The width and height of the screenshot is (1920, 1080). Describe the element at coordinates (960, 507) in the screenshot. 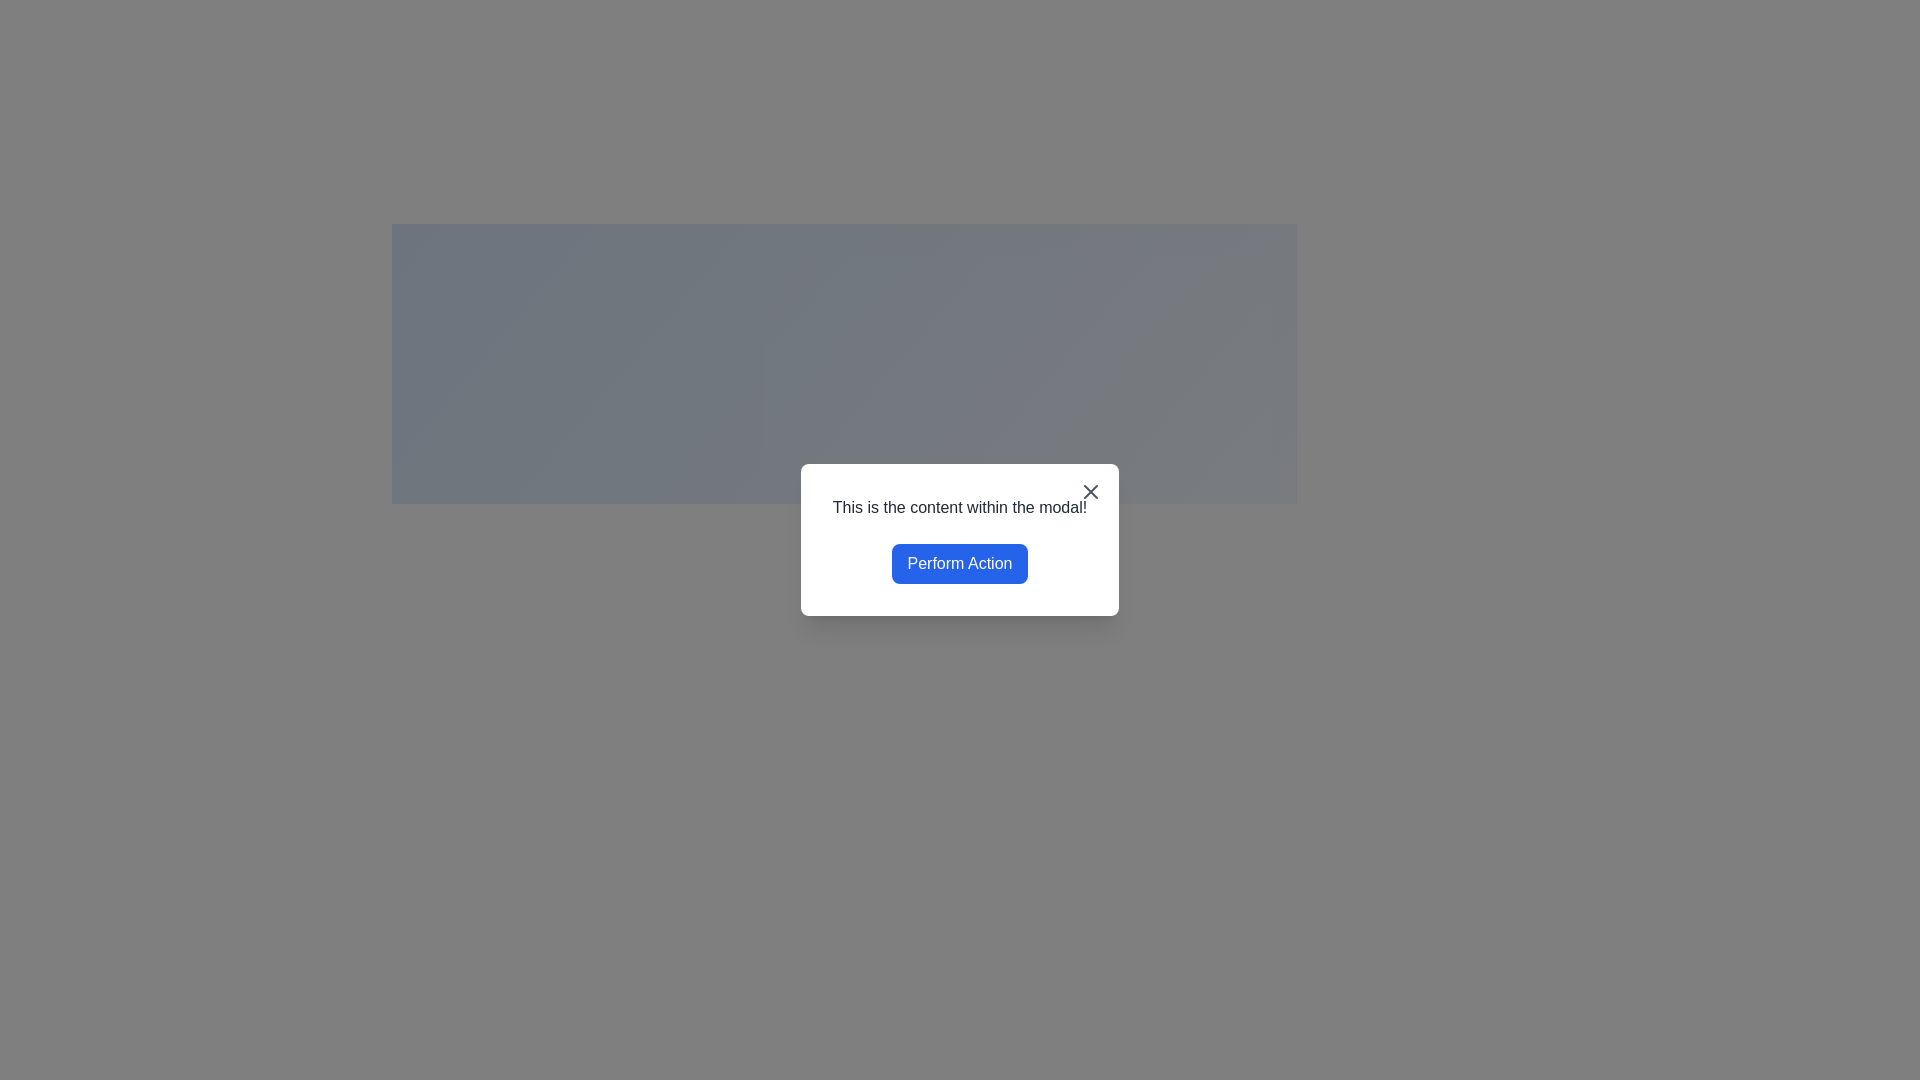

I see `the text block displaying 'This is the content within the modal!' located in the modal dialog box, which is horizontally centered and near the top of the content area` at that location.